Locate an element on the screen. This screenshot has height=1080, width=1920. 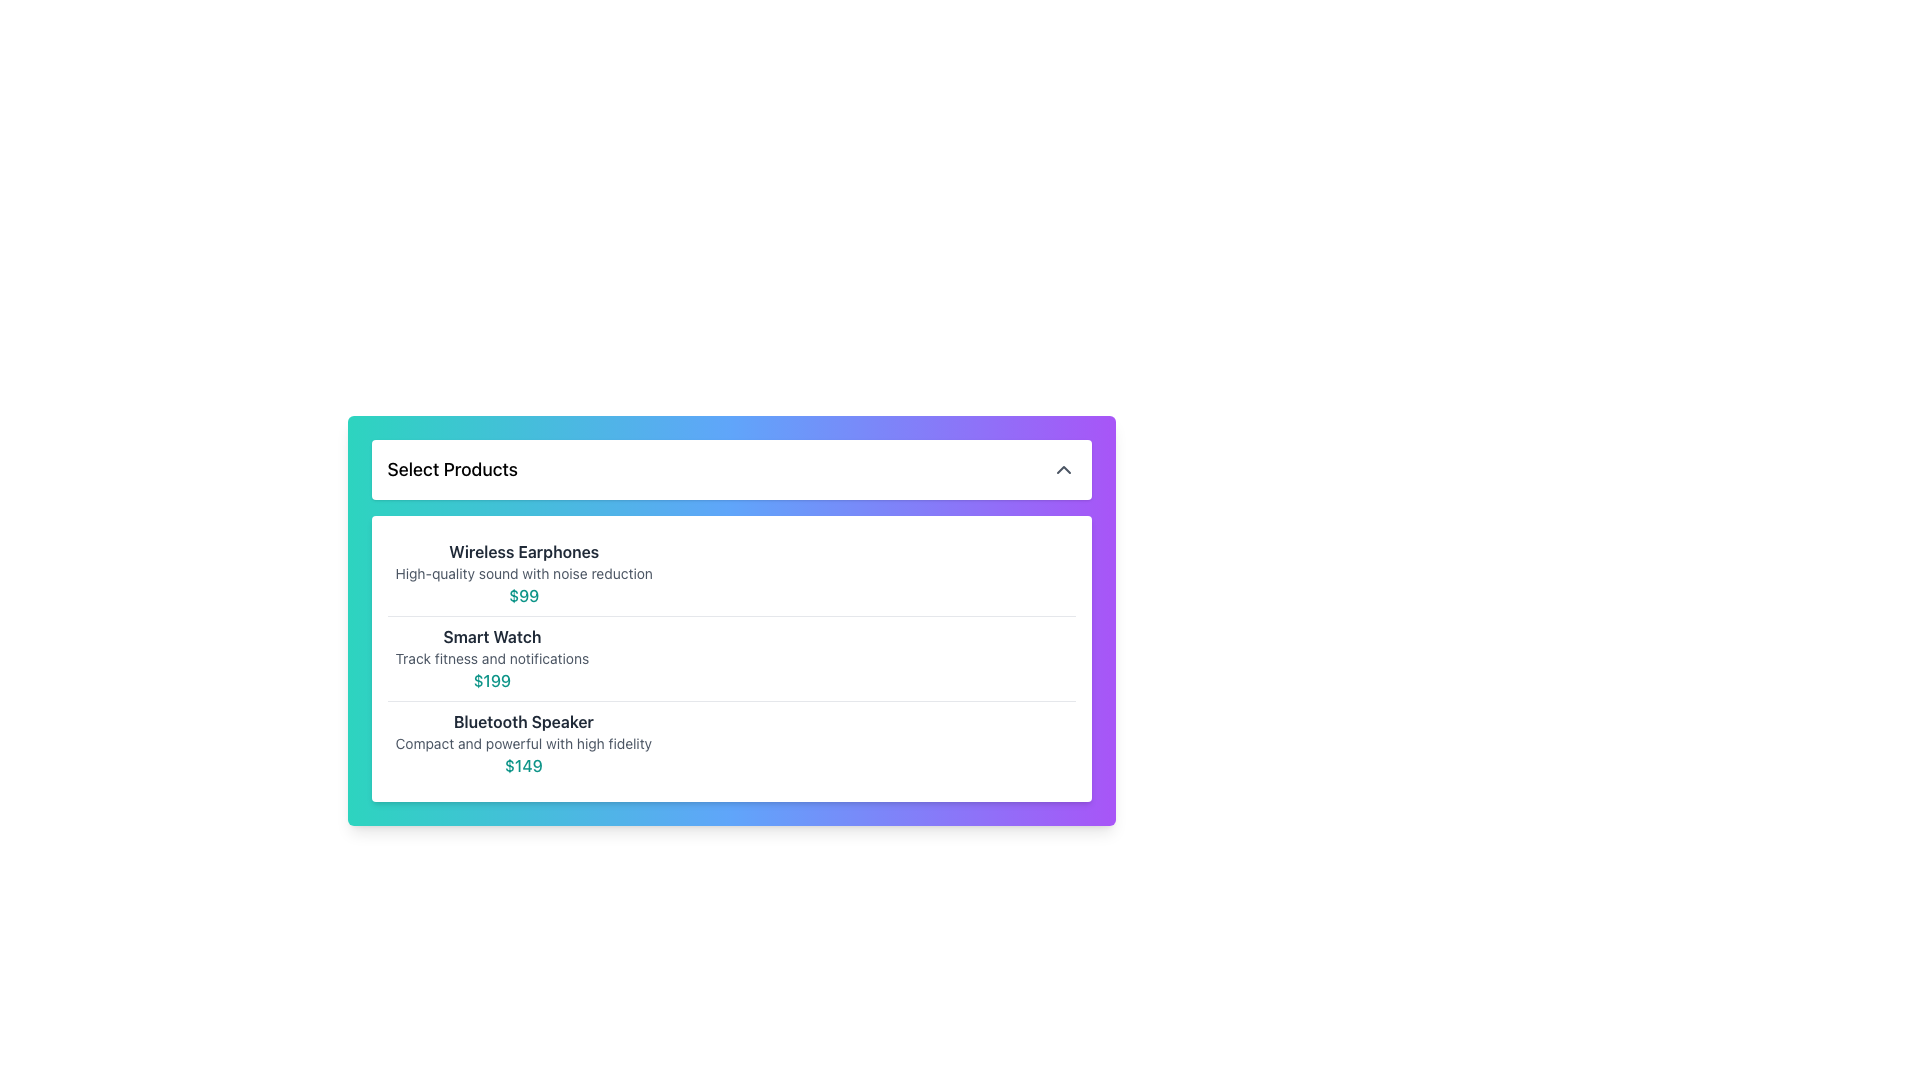
the List item card for the 'Smart Watch' product, which is the second item in a vertical list of three entries, located below 'Wireless Earphones' and above 'Bluetooth Speaker' is located at coordinates (730, 659).